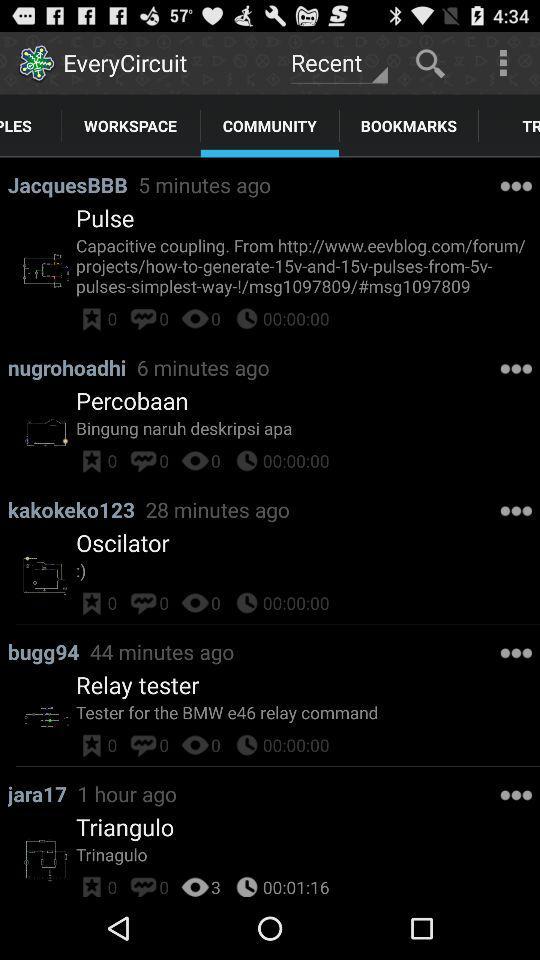  Describe the element at coordinates (48, 650) in the screenshot. I see `bugg94 item` at that location.